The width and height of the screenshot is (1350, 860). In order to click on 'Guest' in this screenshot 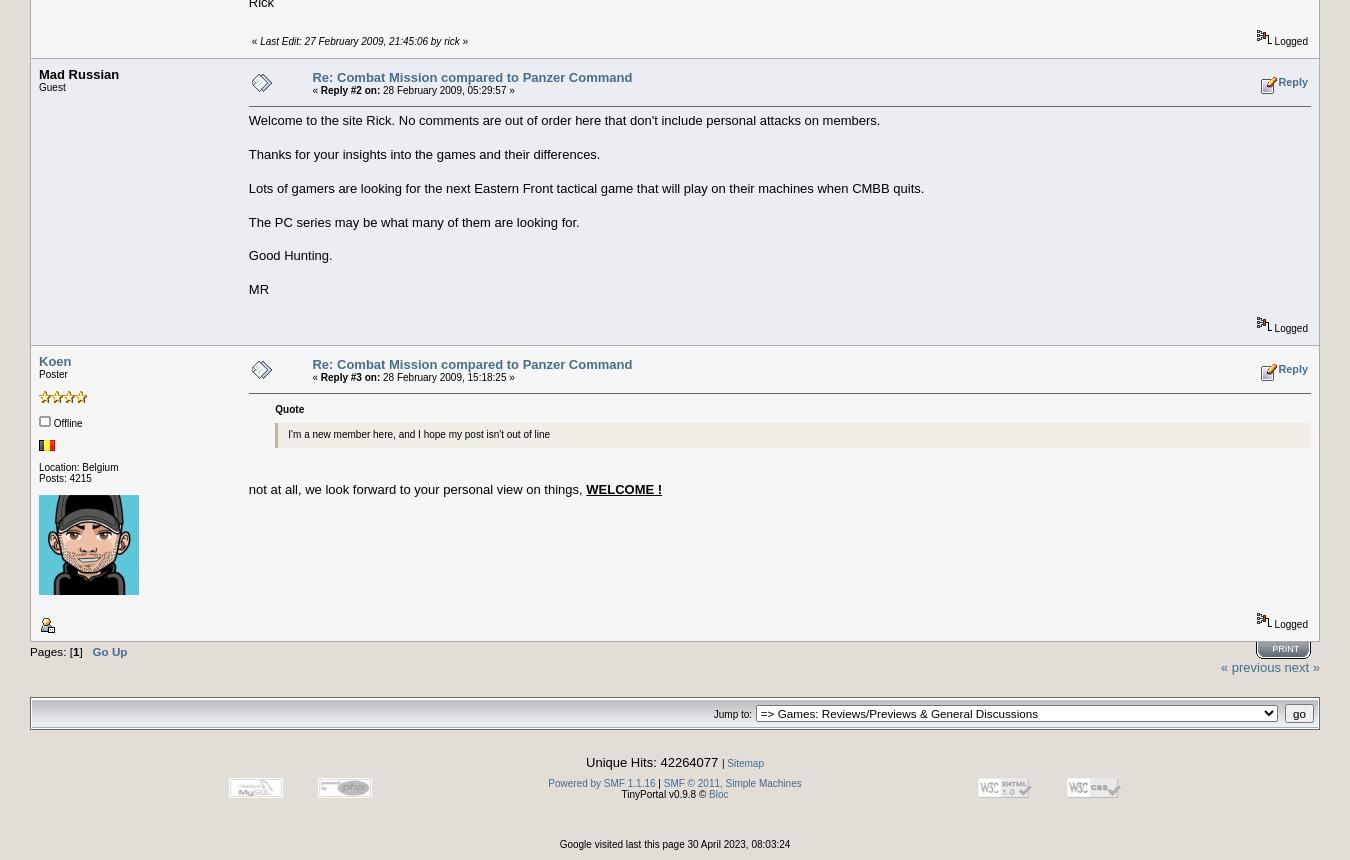, I will do `click(50, 86)`.